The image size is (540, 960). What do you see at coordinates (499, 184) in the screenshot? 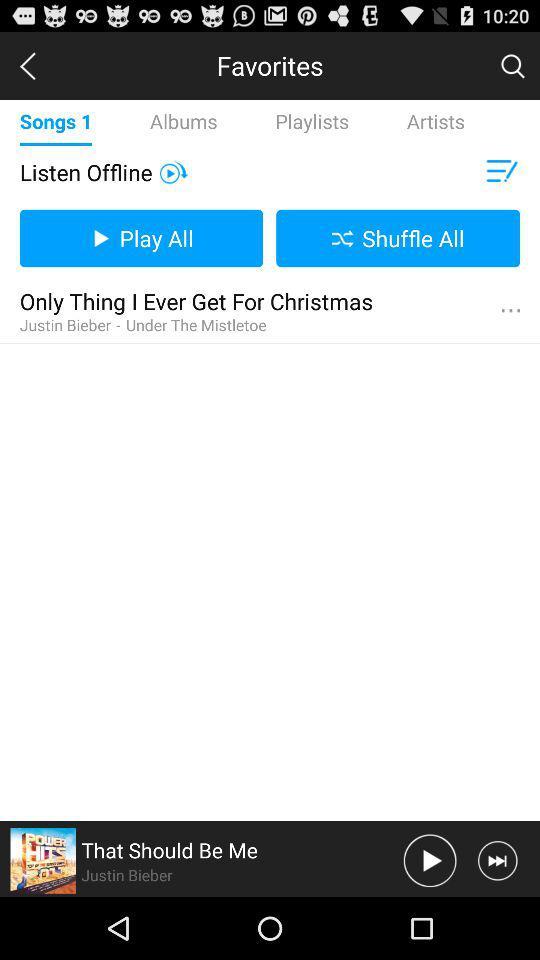
I see `the menu icon` at bounding box center [499, 184].